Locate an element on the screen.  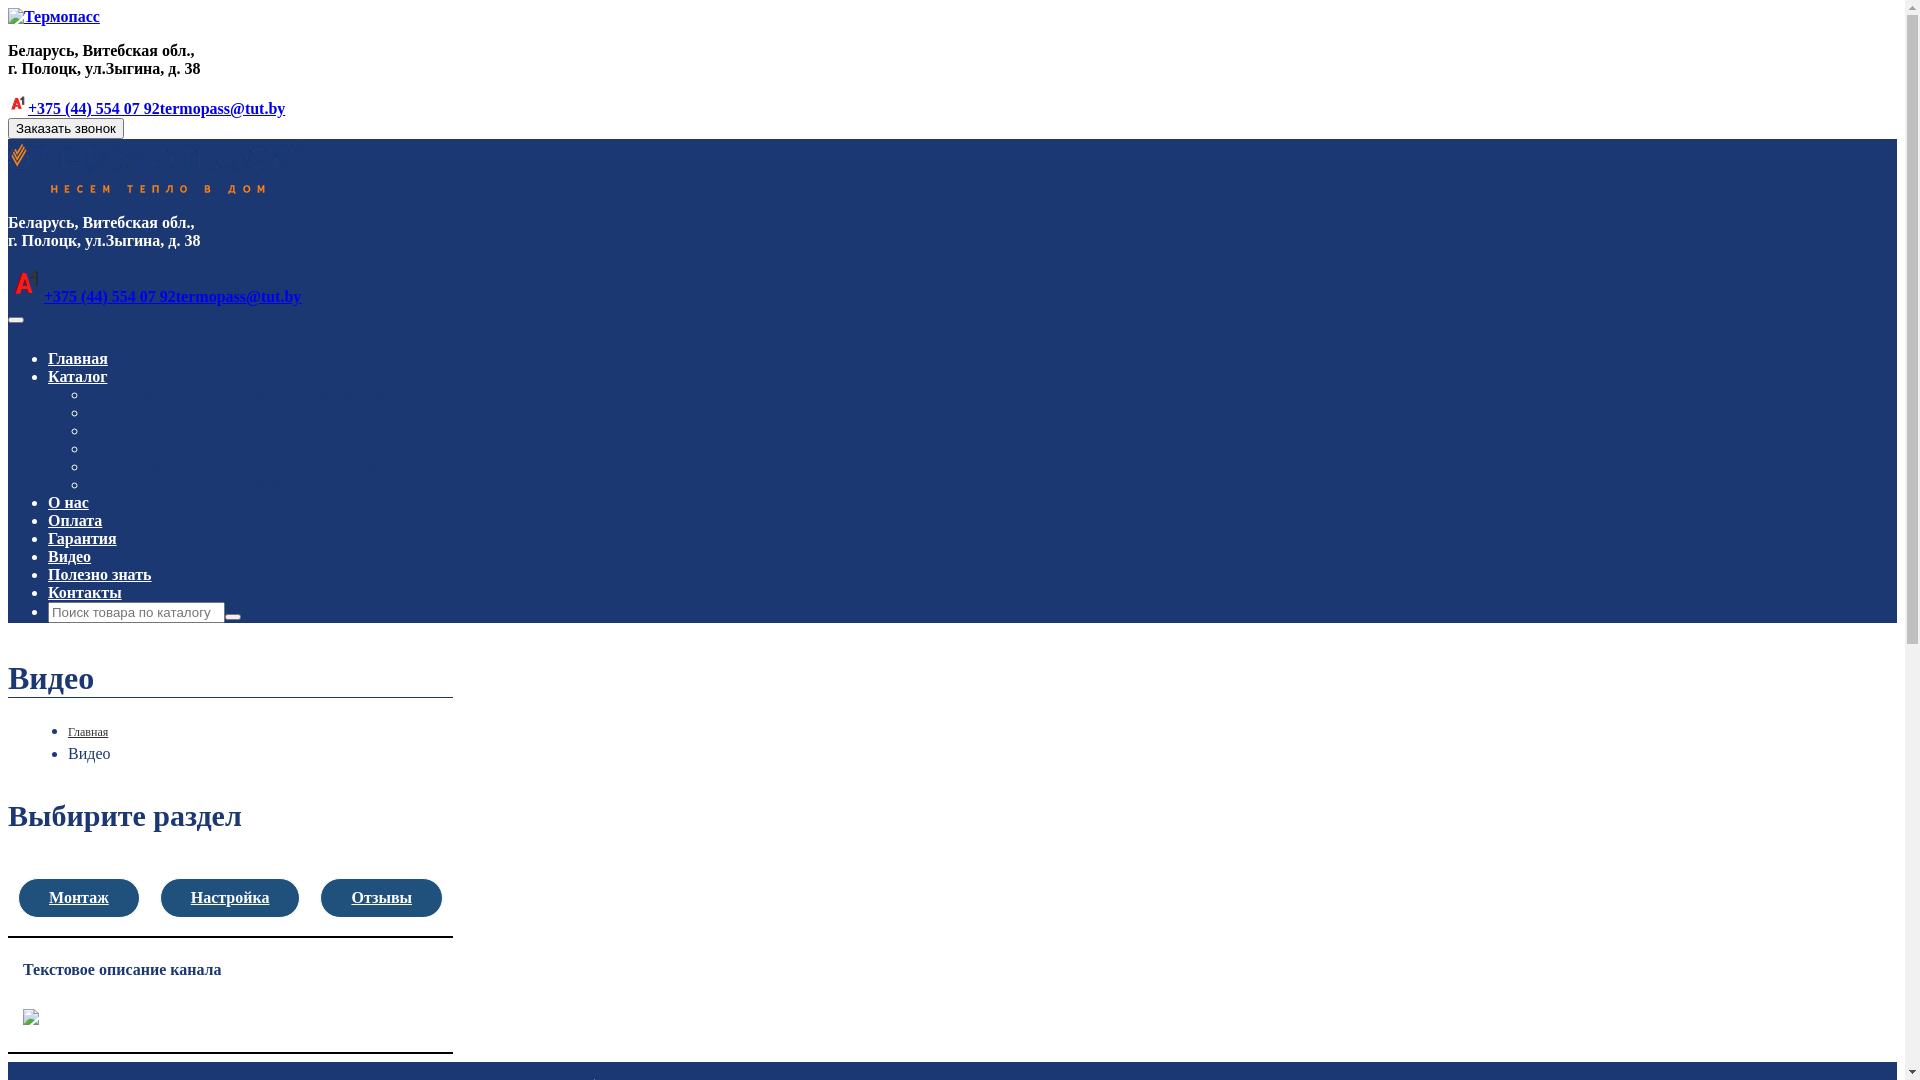
'termopass@tut.by' is located at coordinates (222, 108).